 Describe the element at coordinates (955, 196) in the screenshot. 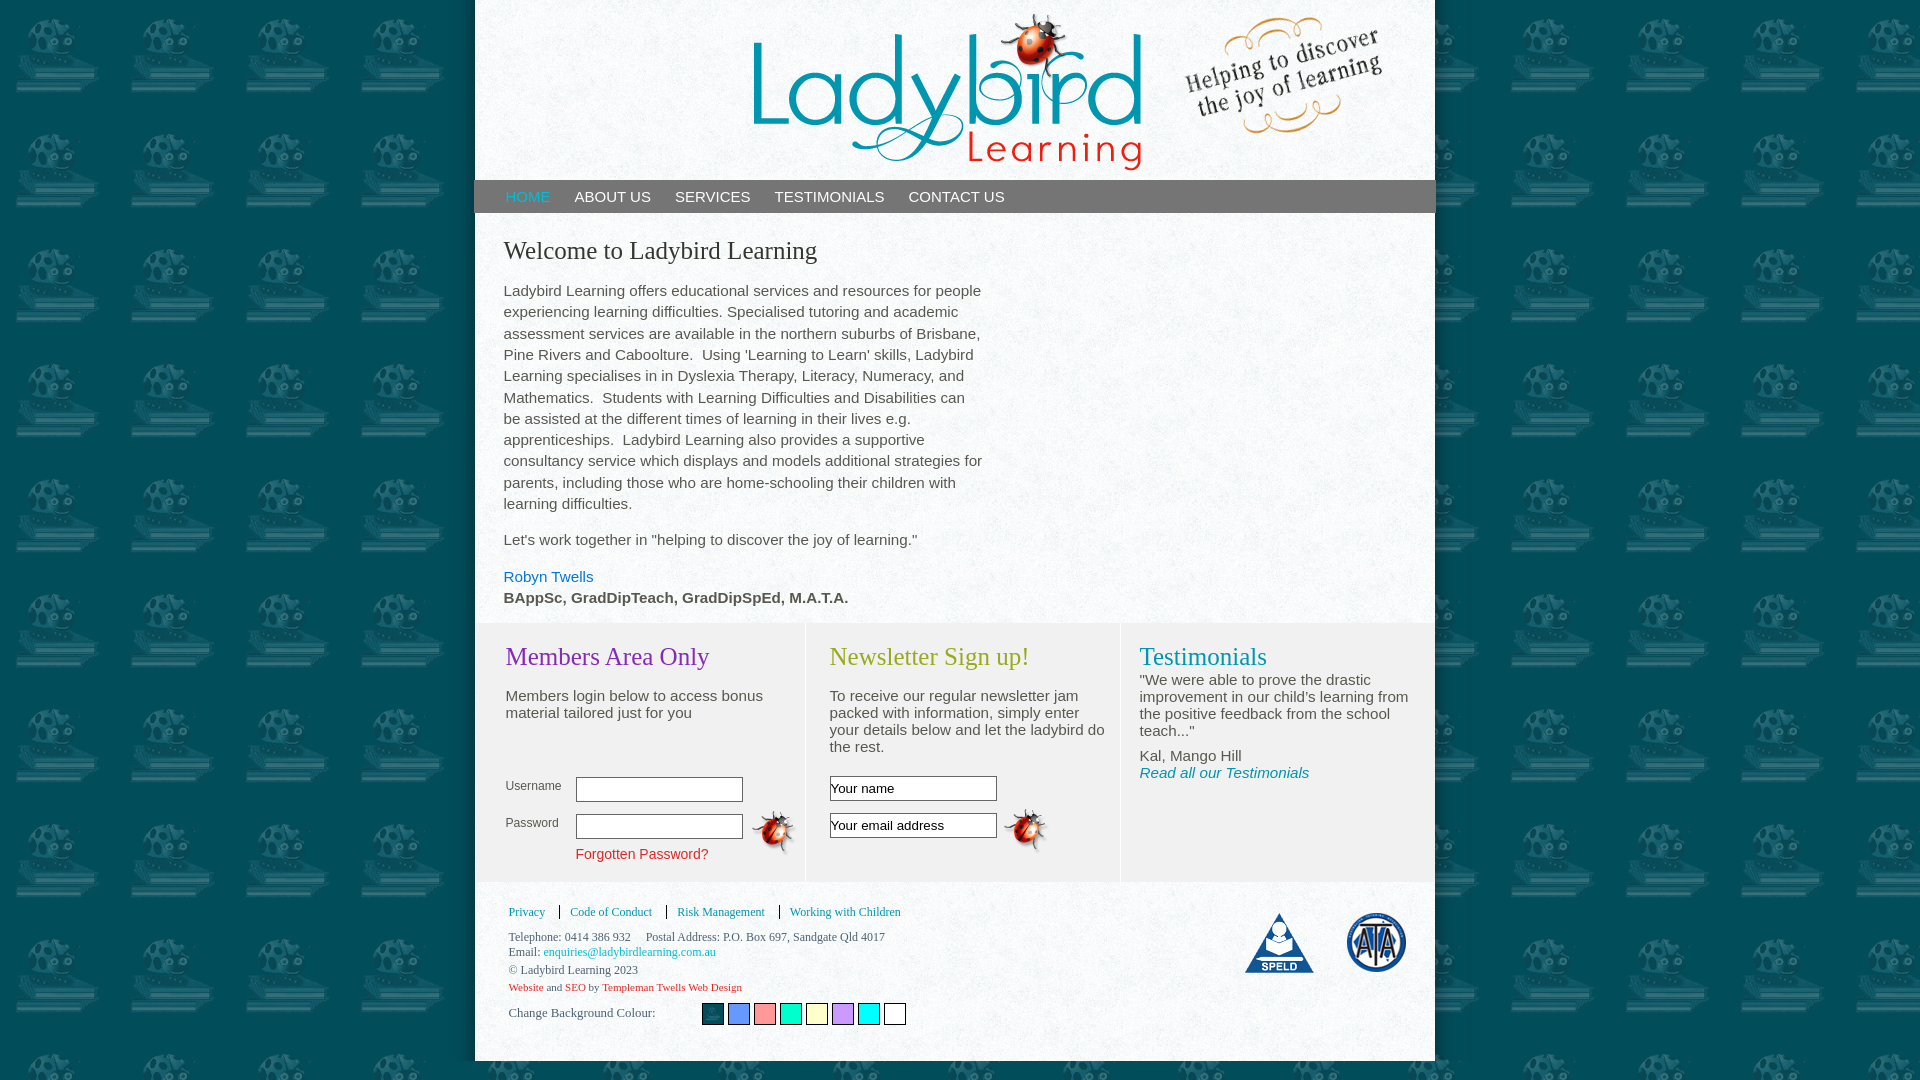

I see `'CONTACT US'` at that location.